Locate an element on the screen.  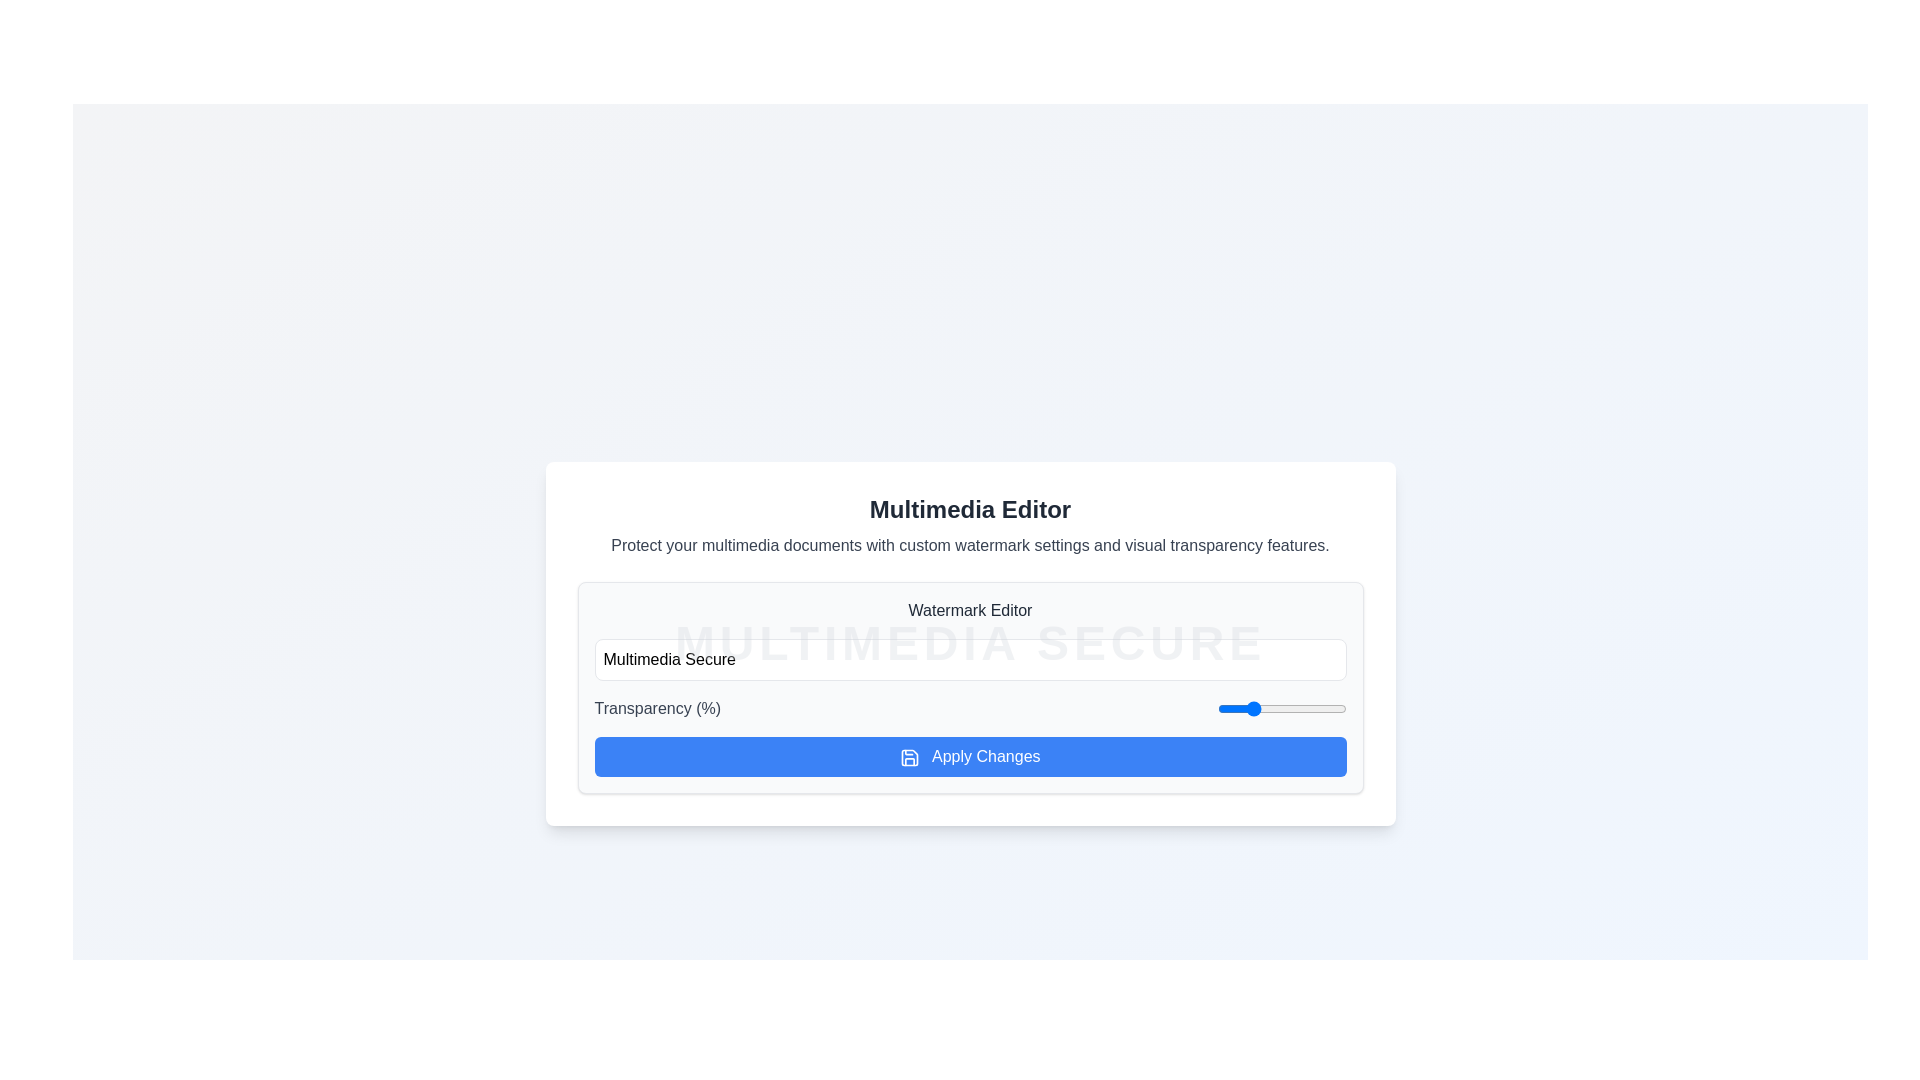
text displayed in the 'Watermark Editor' text label, which is bold, medium-sized, and dark gray in color, located at the top of the watermark editing section is located at coordinates (970, 609).